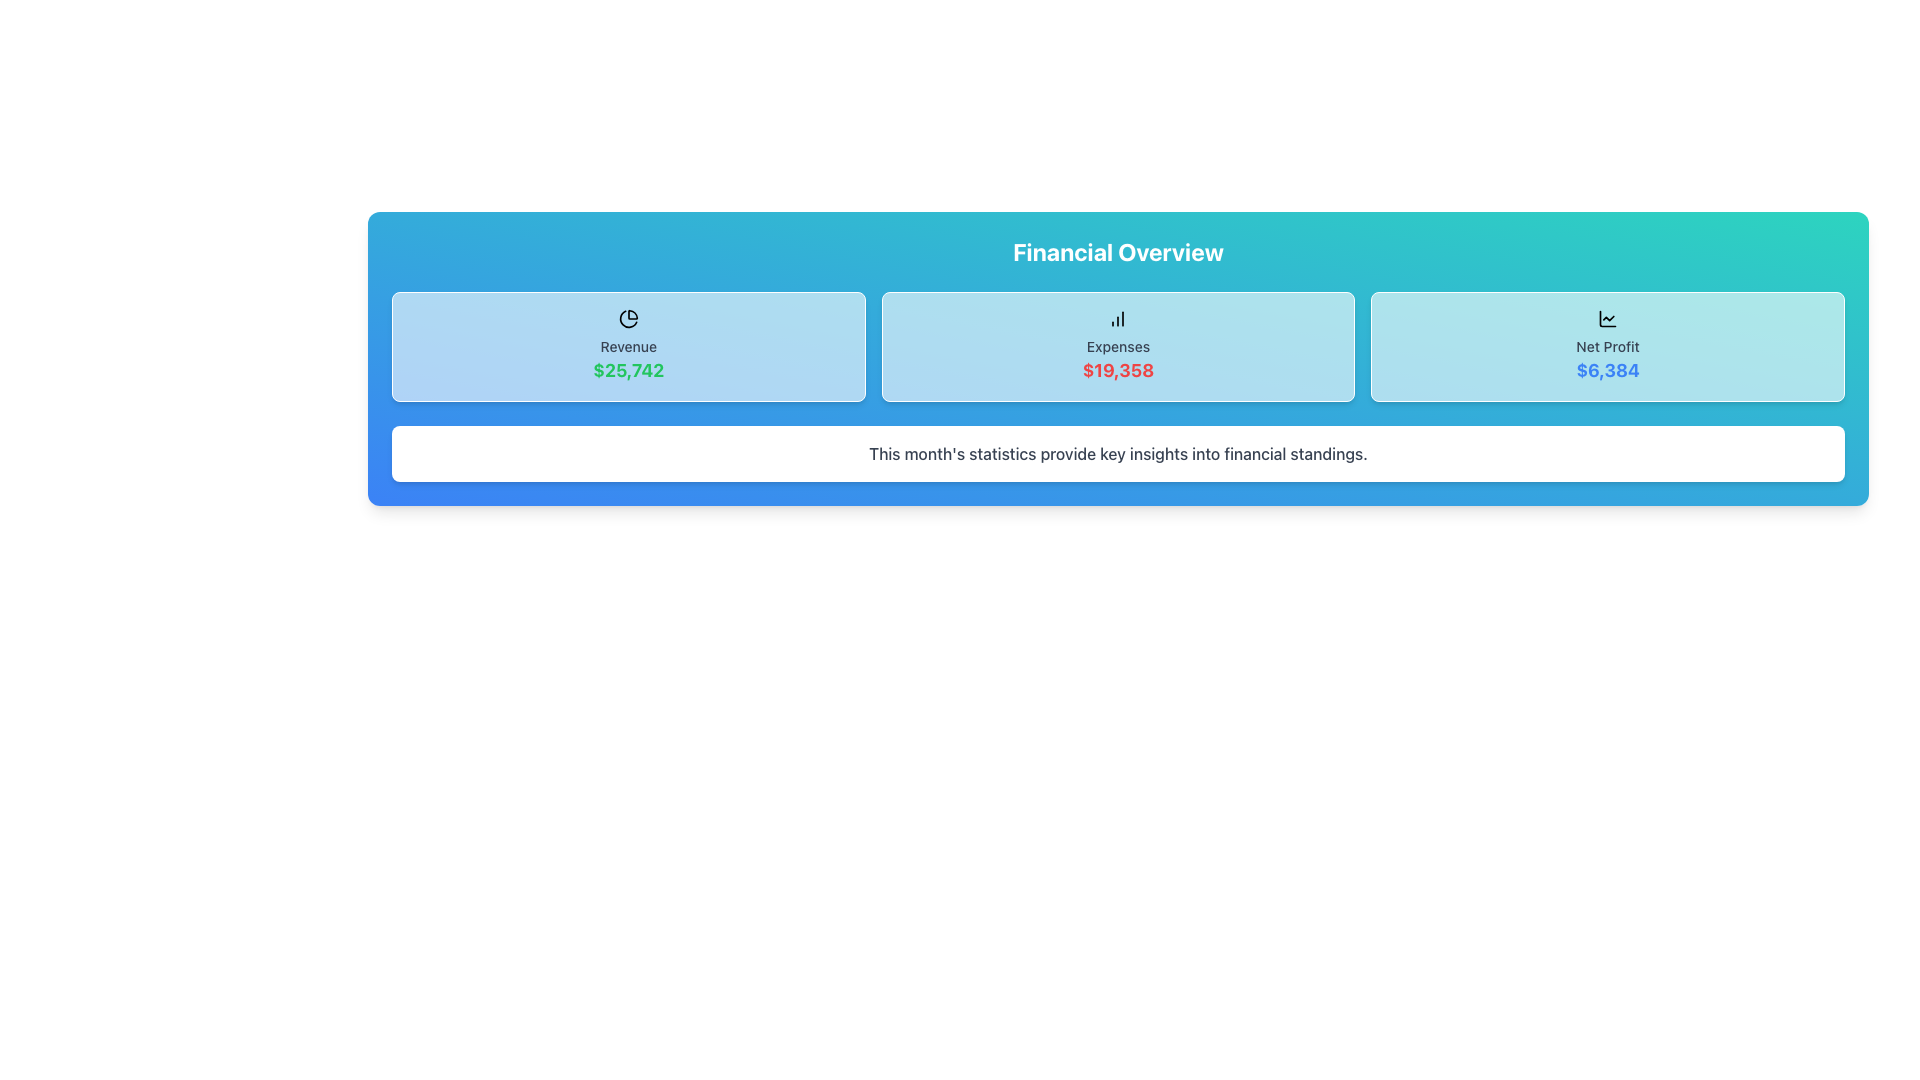 The image size is (1920, 1080). I want to click on the static text that reads: 'This month's statistics provide key insights into financial standings.' It is styled with a gray font color and located within a light-colored card interface with rounded corners, so click(1117, 454).